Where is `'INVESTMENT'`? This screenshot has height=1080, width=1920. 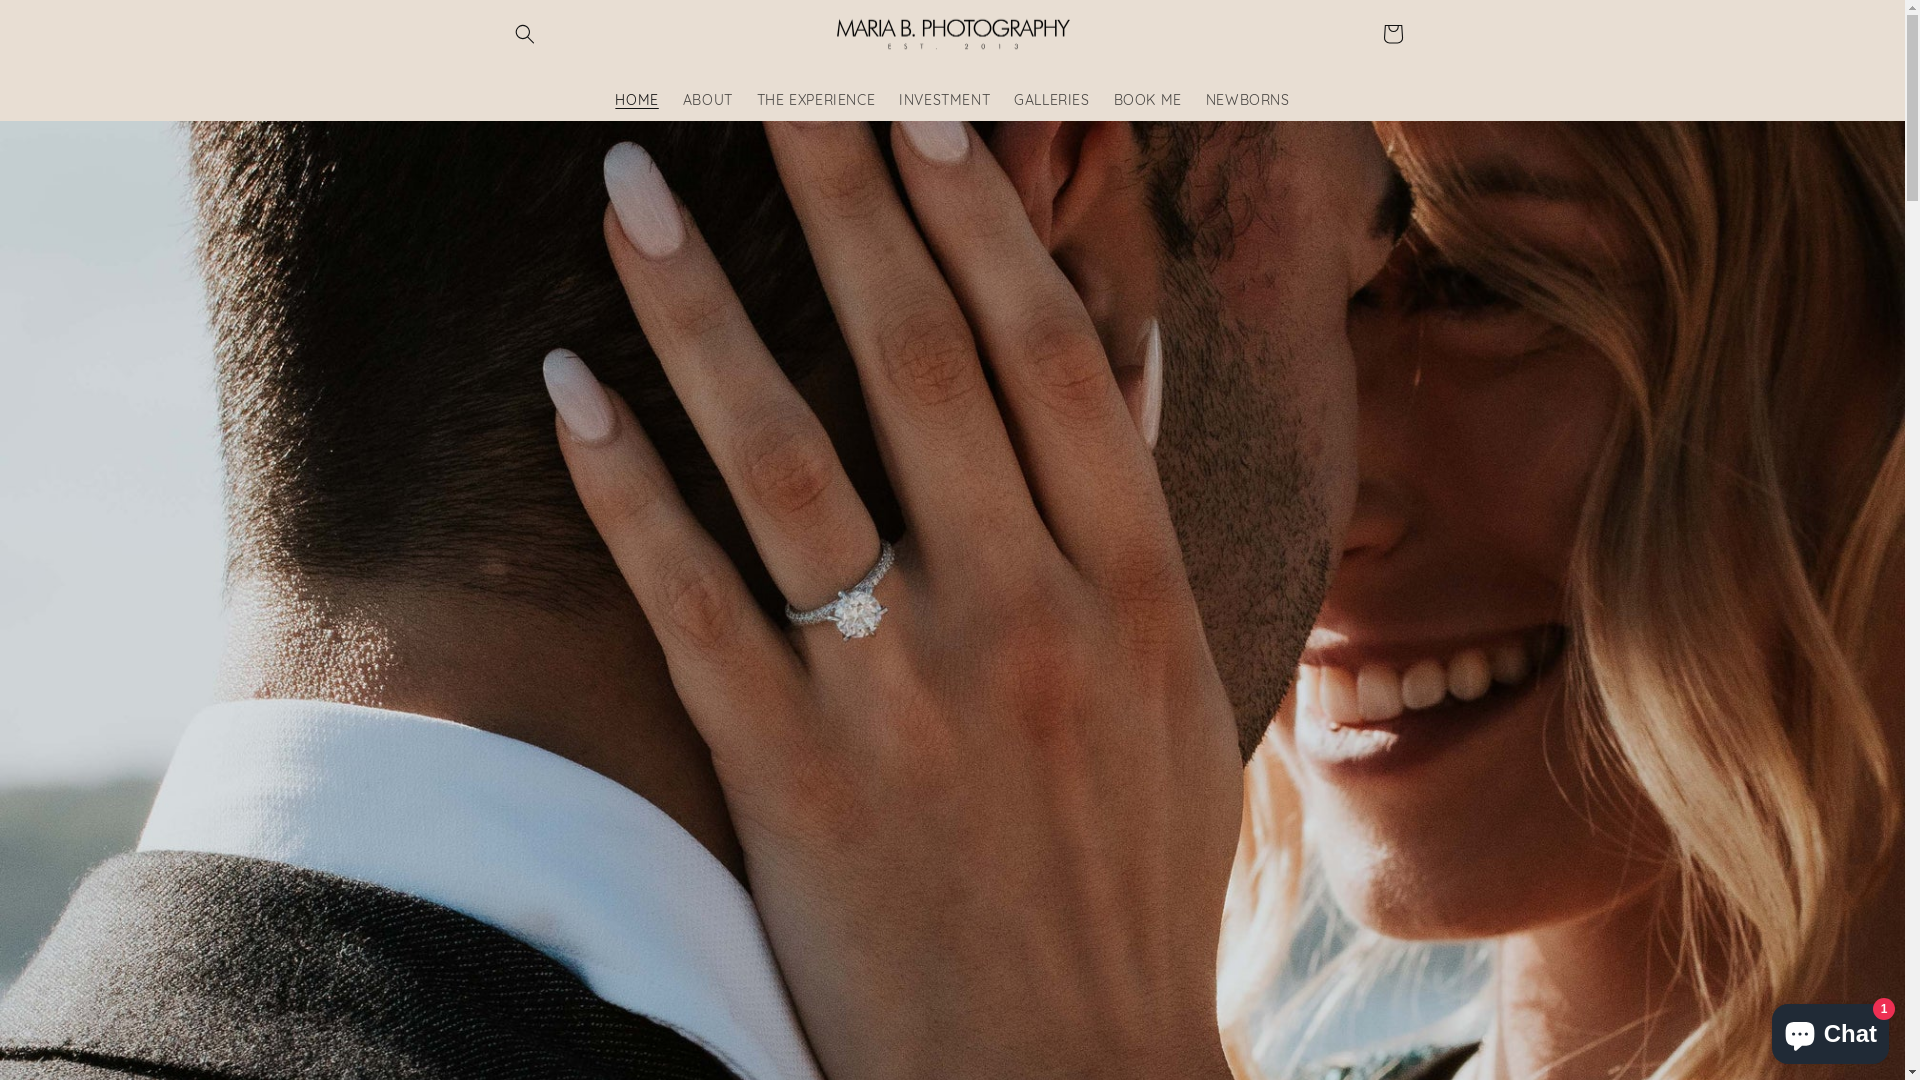
'INVESTMENT' is located at coordinates (943, 100).